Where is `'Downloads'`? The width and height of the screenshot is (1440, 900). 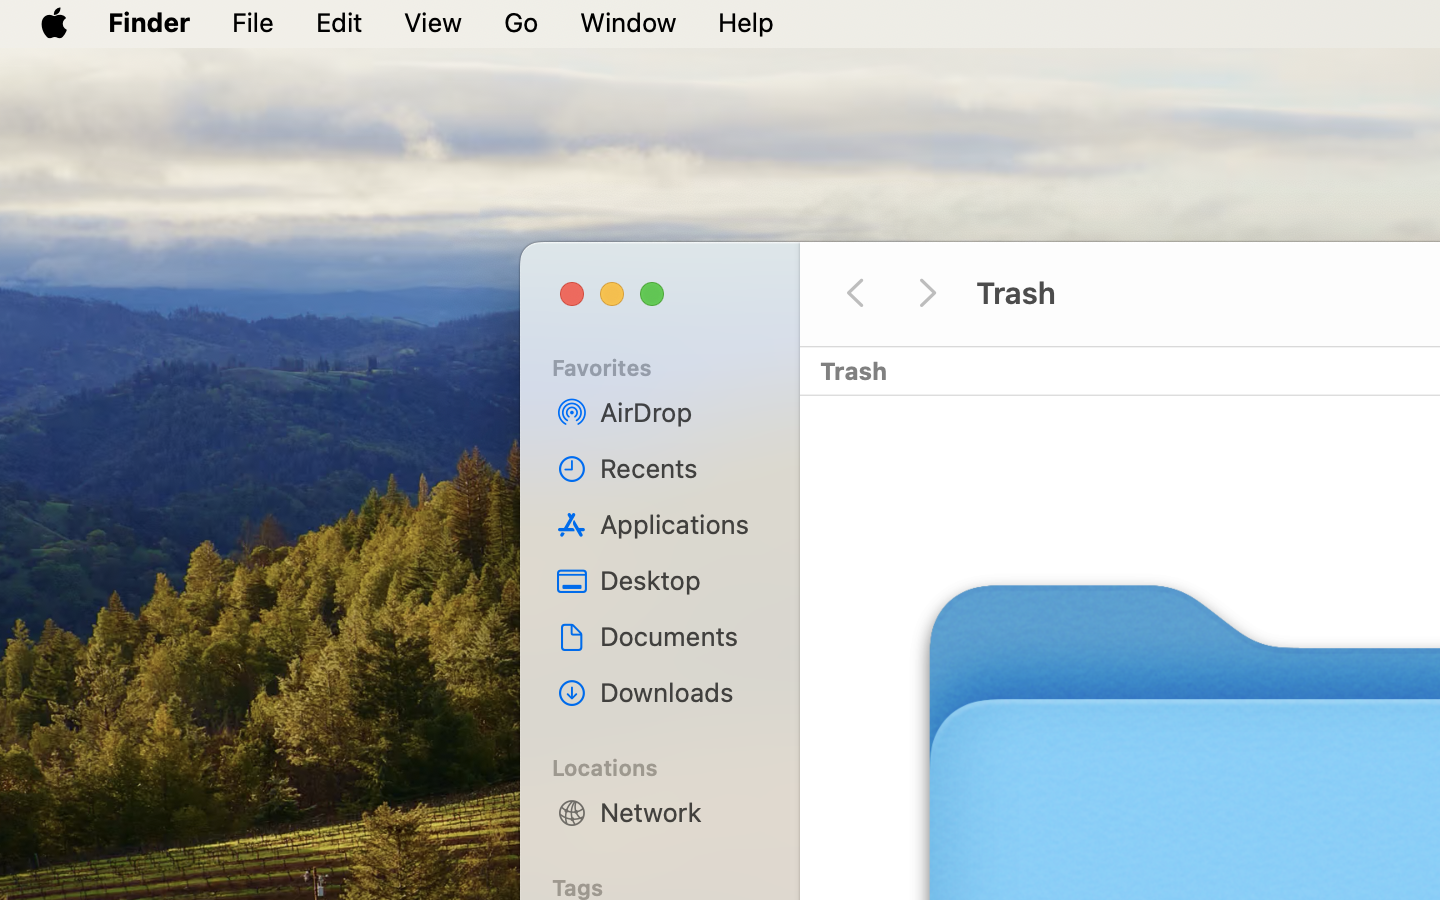
'Downloads' is located at coordinates (680, 691).